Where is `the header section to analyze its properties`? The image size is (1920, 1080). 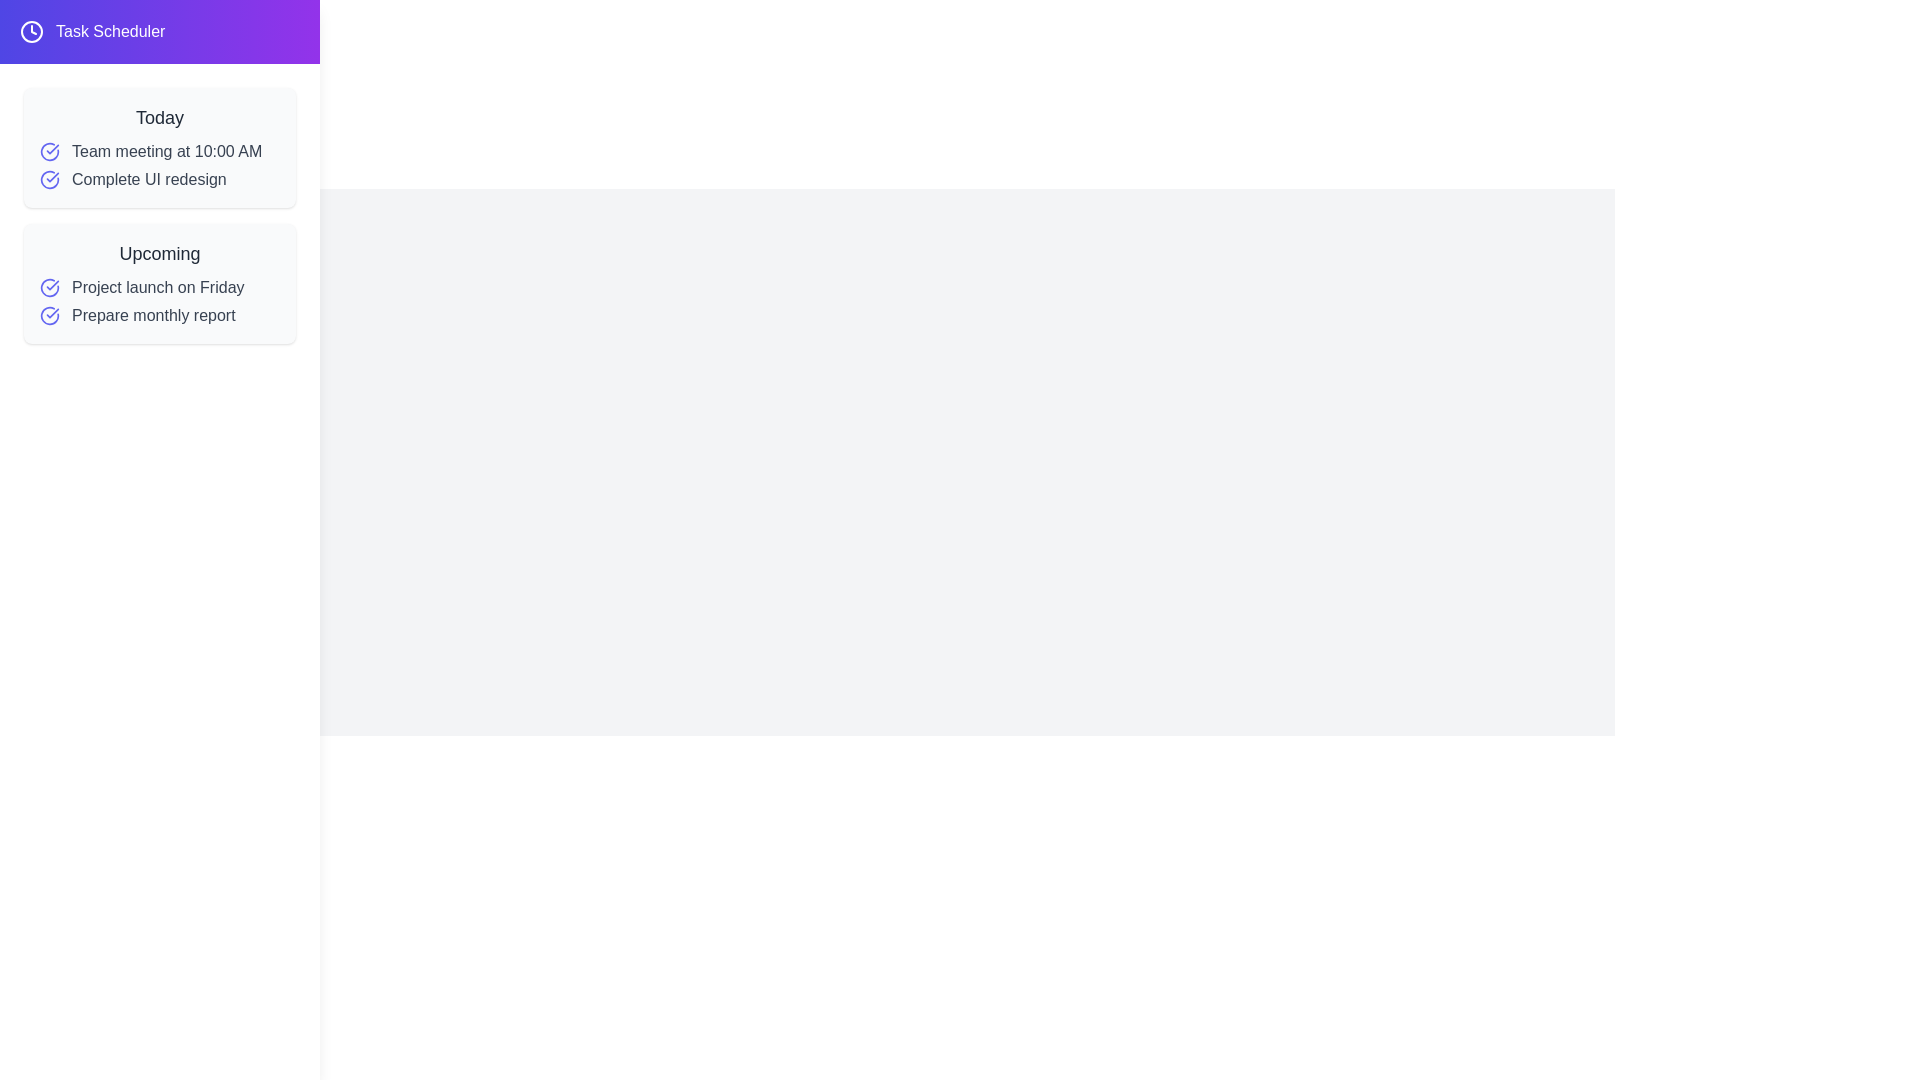
the header section to analyze its properties is located at coordinates (158, 31).